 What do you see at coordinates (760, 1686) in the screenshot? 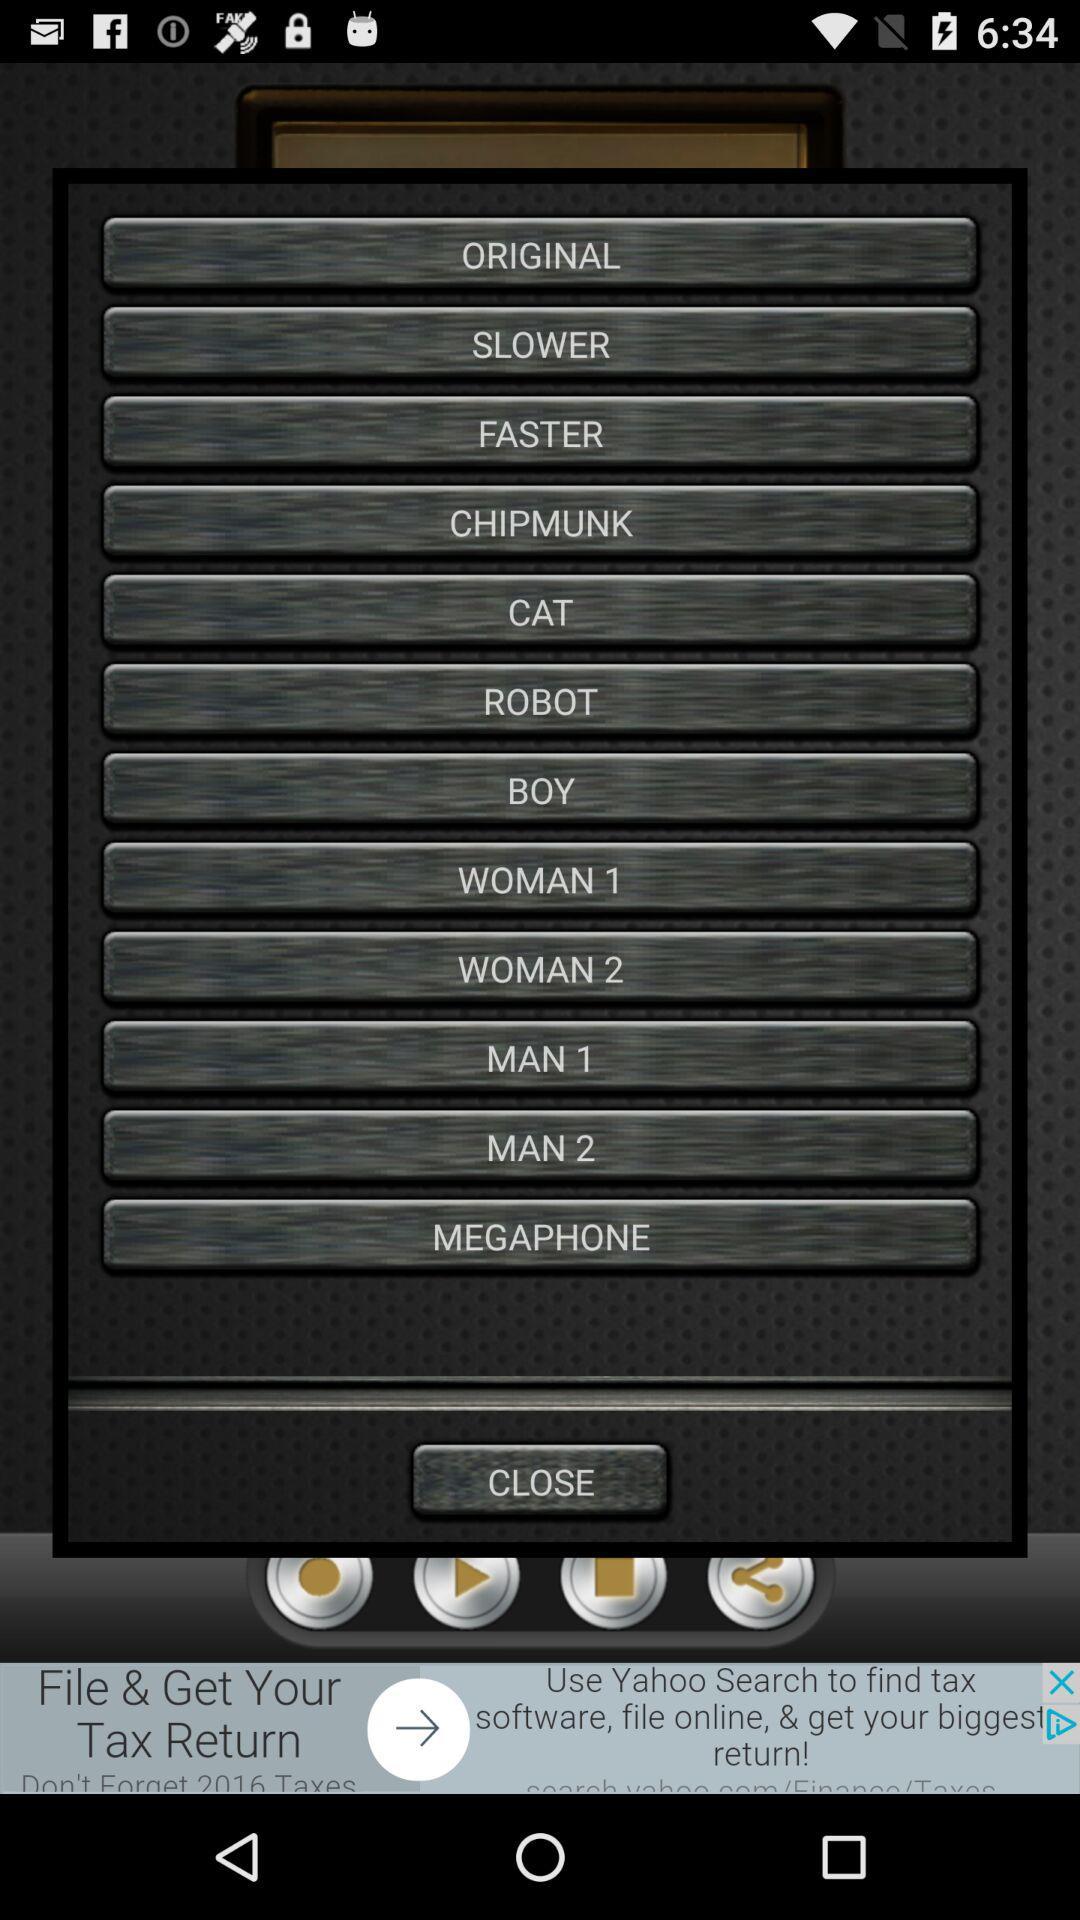
I see `the share icon` at bounding box center [760, 1686].